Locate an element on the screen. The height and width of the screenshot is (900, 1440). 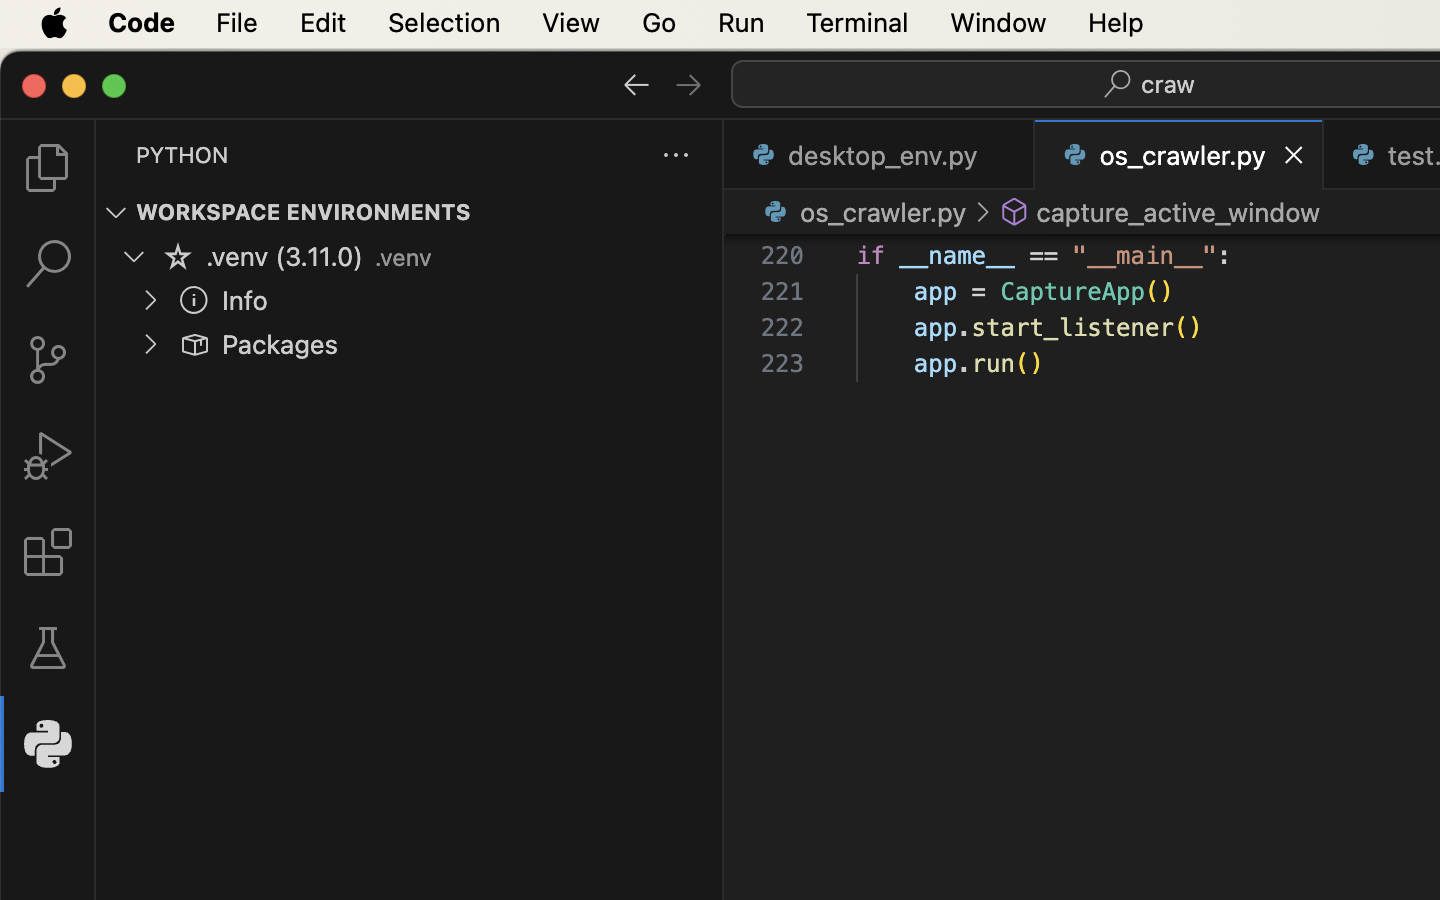
'0 ' is located at coordinates (46, 360).